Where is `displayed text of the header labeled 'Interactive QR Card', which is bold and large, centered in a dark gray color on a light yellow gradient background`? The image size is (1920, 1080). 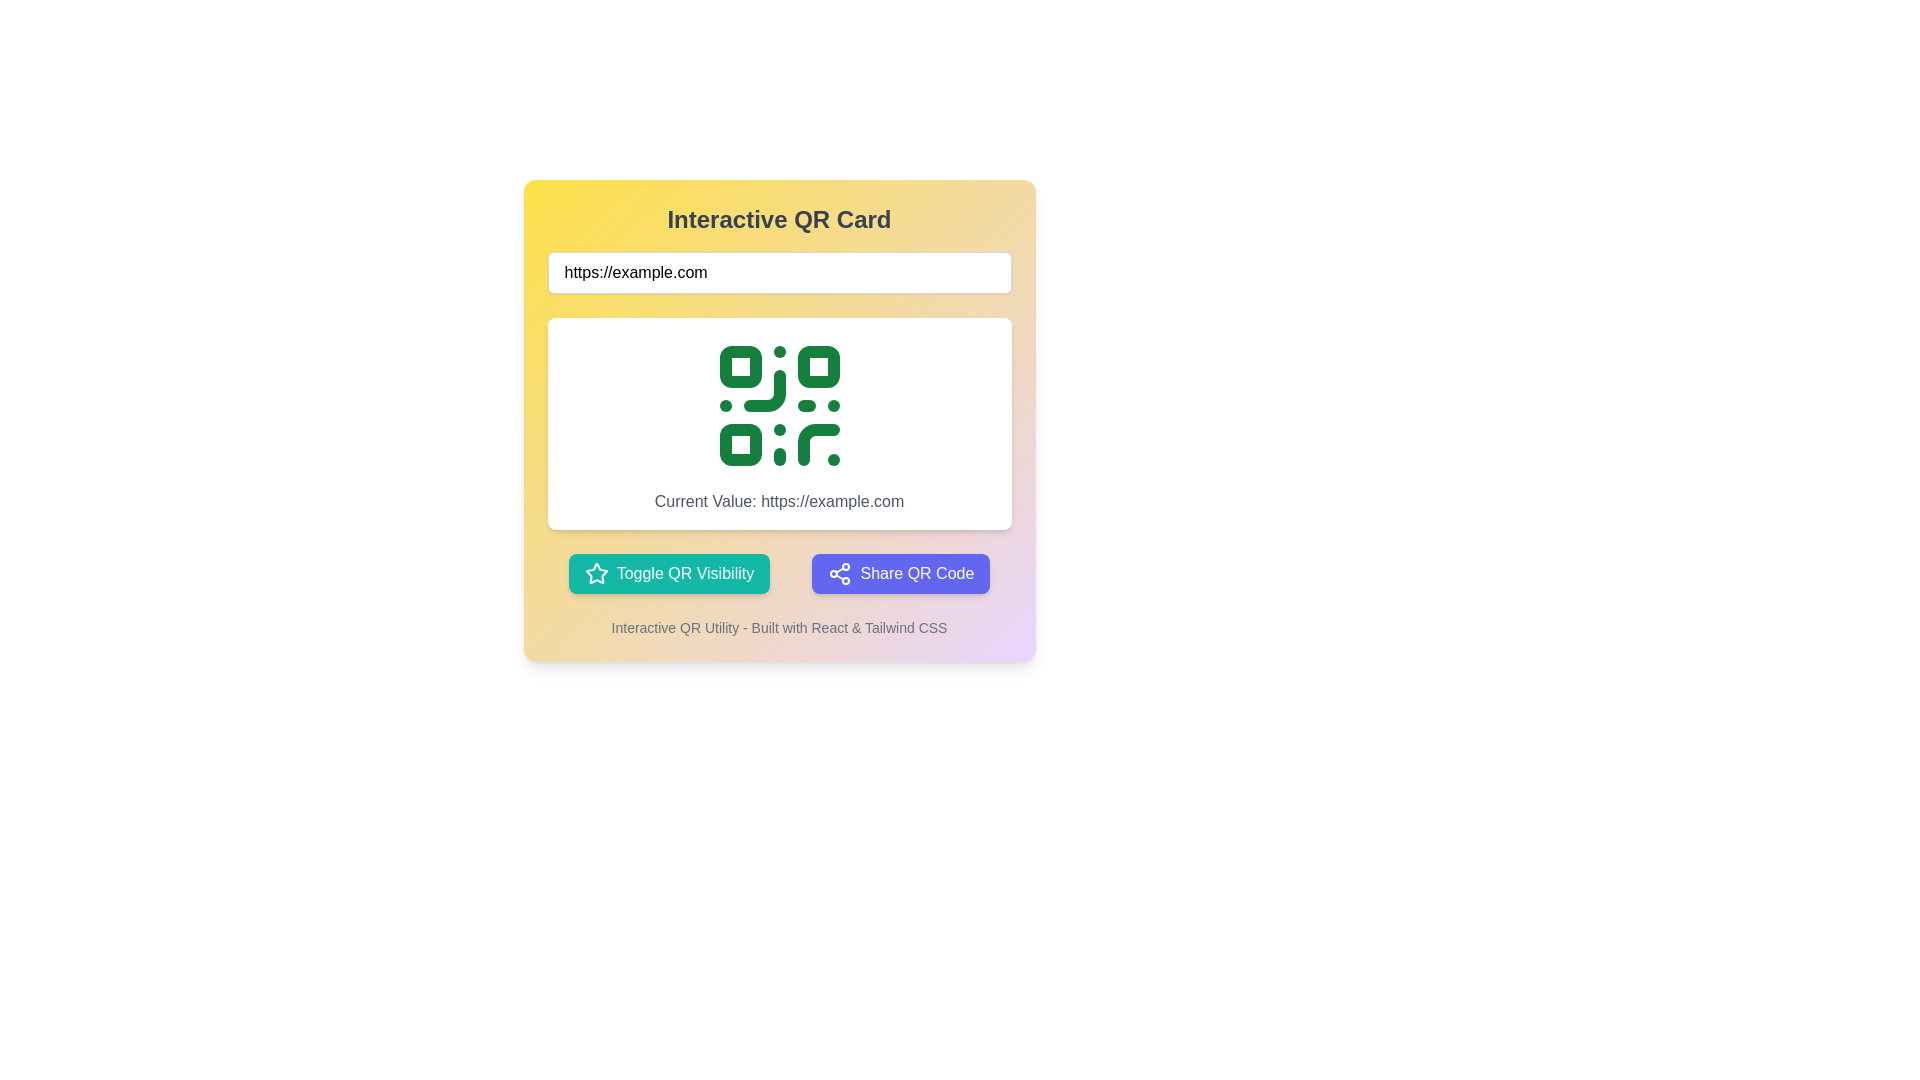 displayed text of the header labeled 'Interactive QR Card', which is bold and large, centered in a dark gray color on a light yellow gradient background is located at coordinates (778, 219).